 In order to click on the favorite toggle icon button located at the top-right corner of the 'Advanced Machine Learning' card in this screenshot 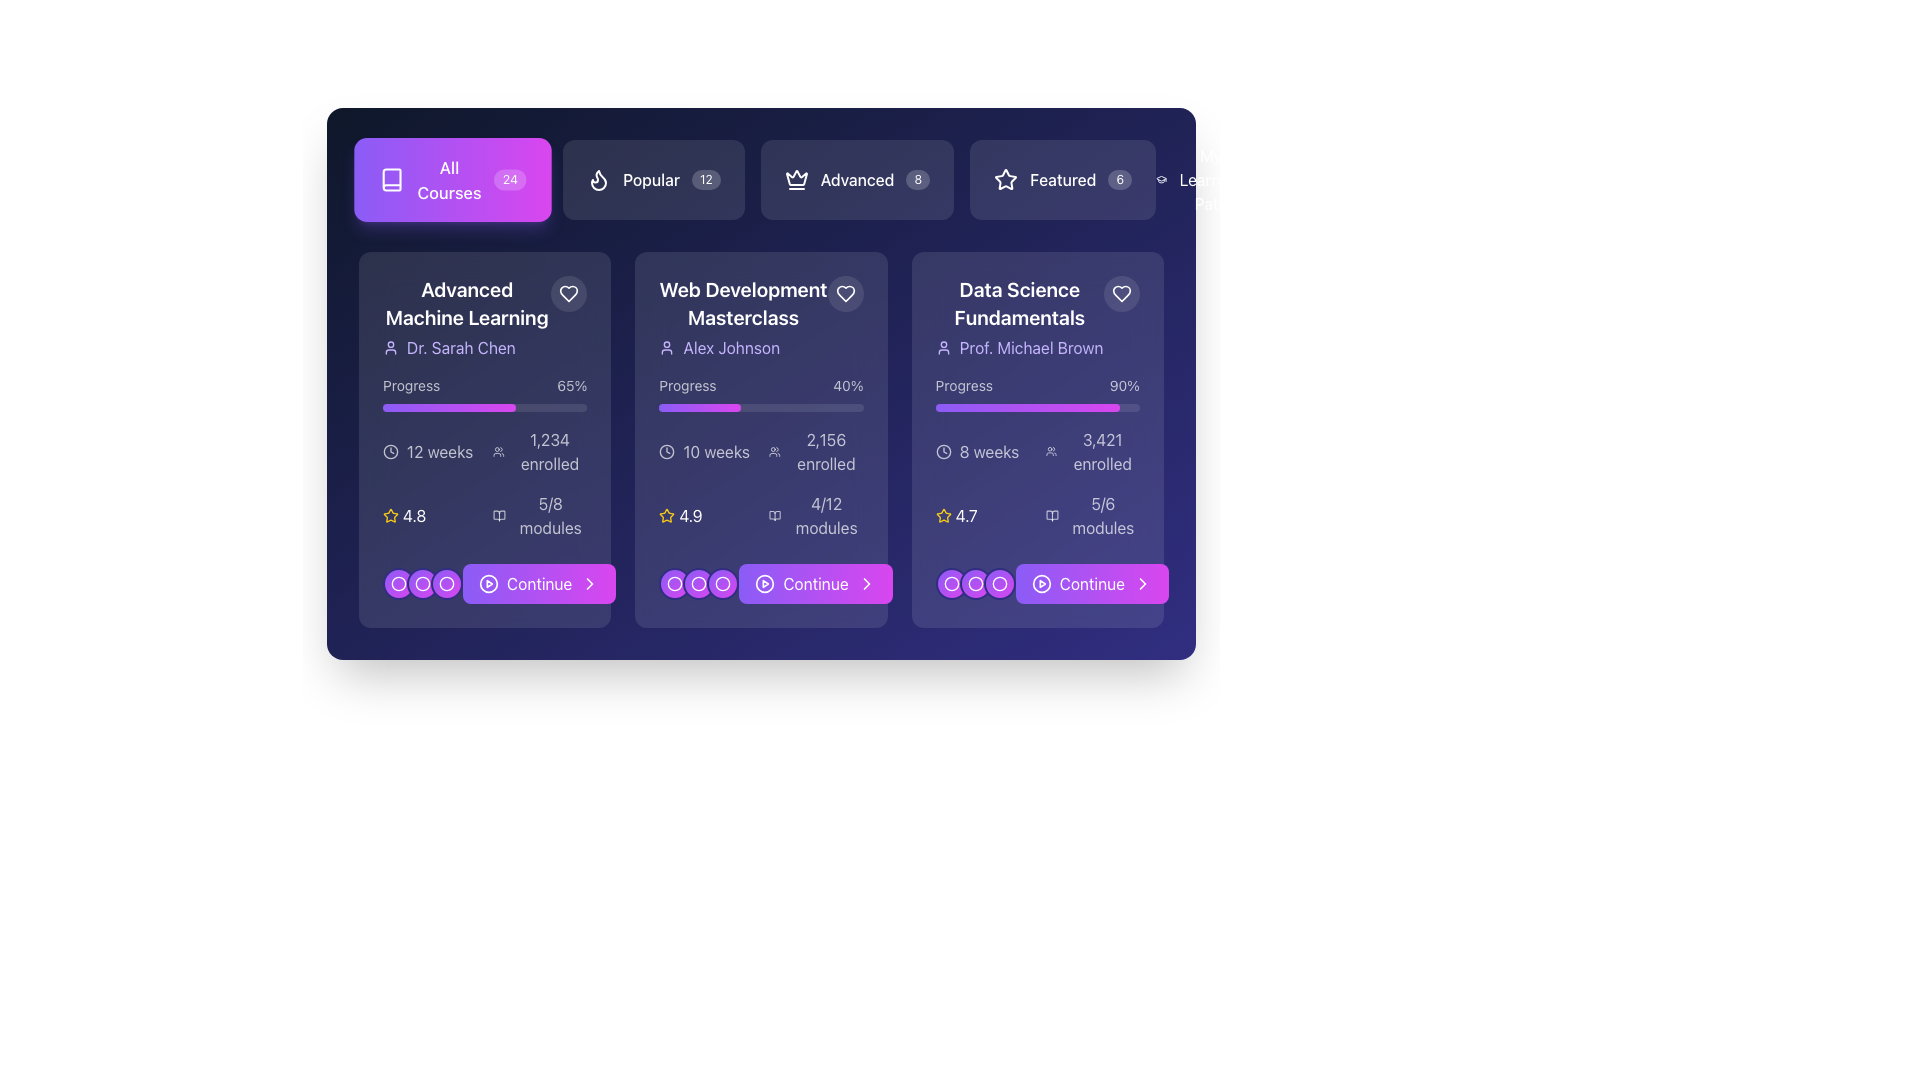, I will do `click(568, 293)`.